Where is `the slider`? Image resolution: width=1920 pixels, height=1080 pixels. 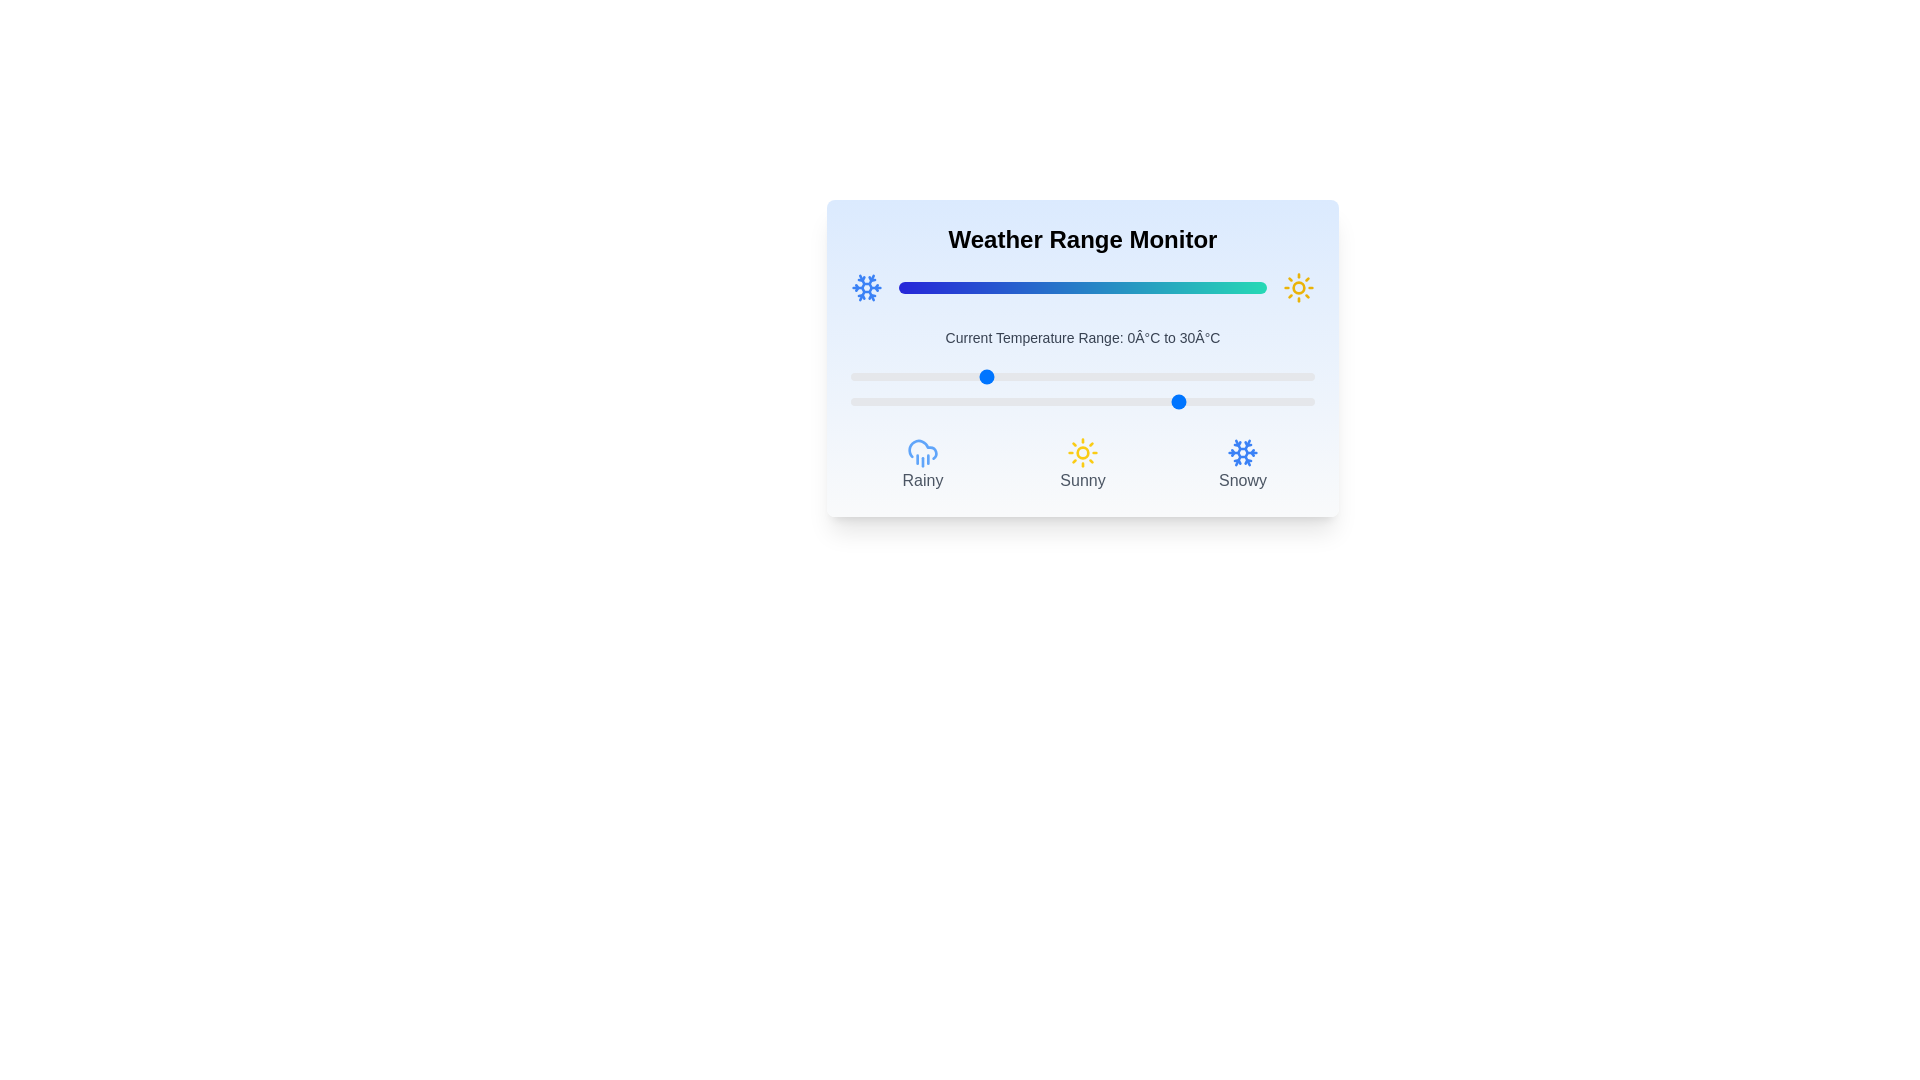 the slider is located at coordinates (942, 377).